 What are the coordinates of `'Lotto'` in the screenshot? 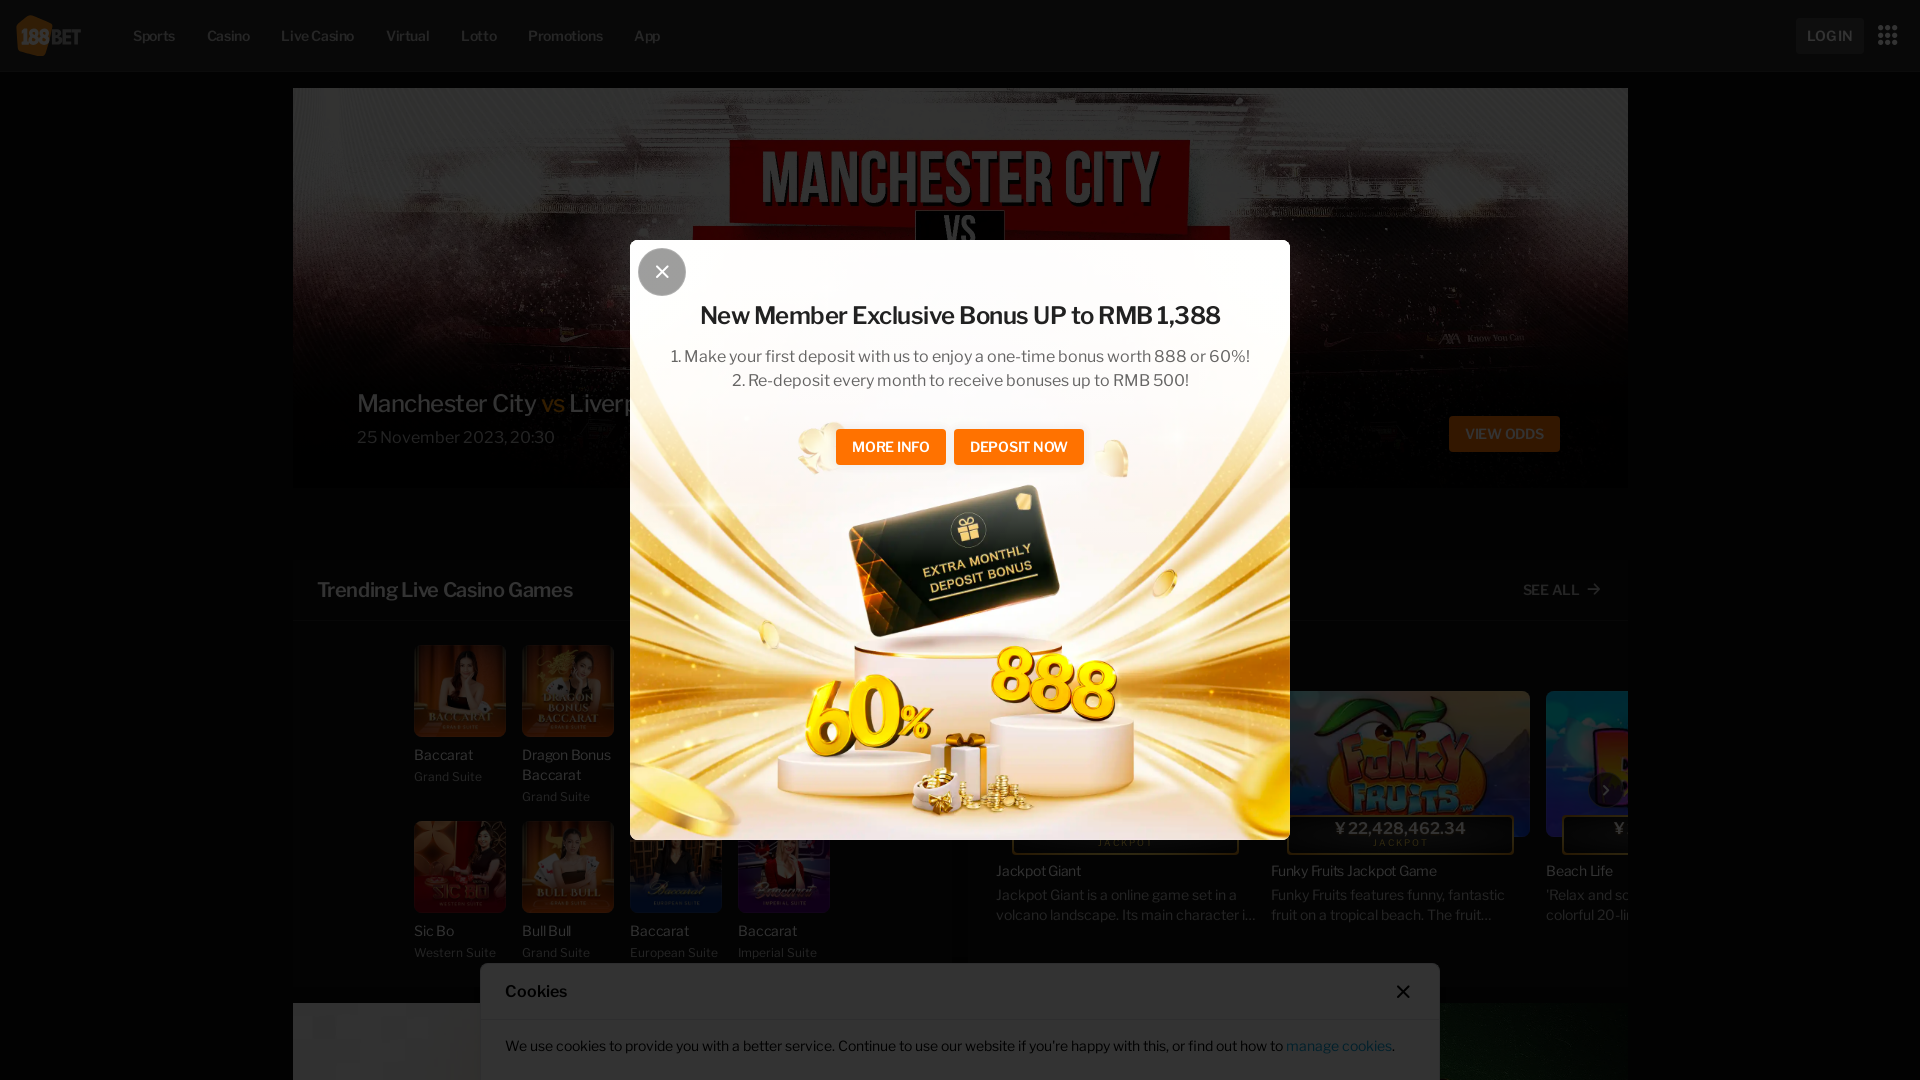 It's located at (477, 34).